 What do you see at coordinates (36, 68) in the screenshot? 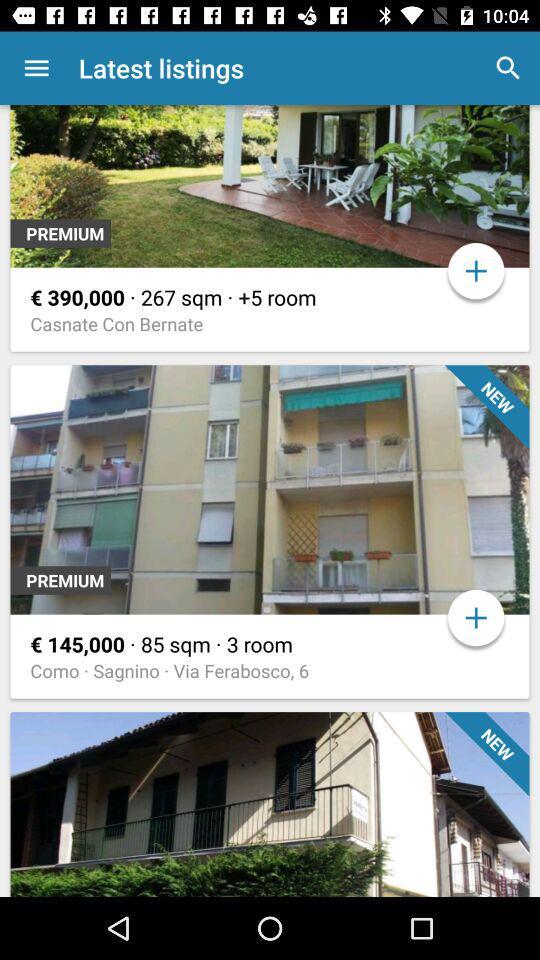
I see `app to the left of the latest listings icon` at bounding box center [36, 68].